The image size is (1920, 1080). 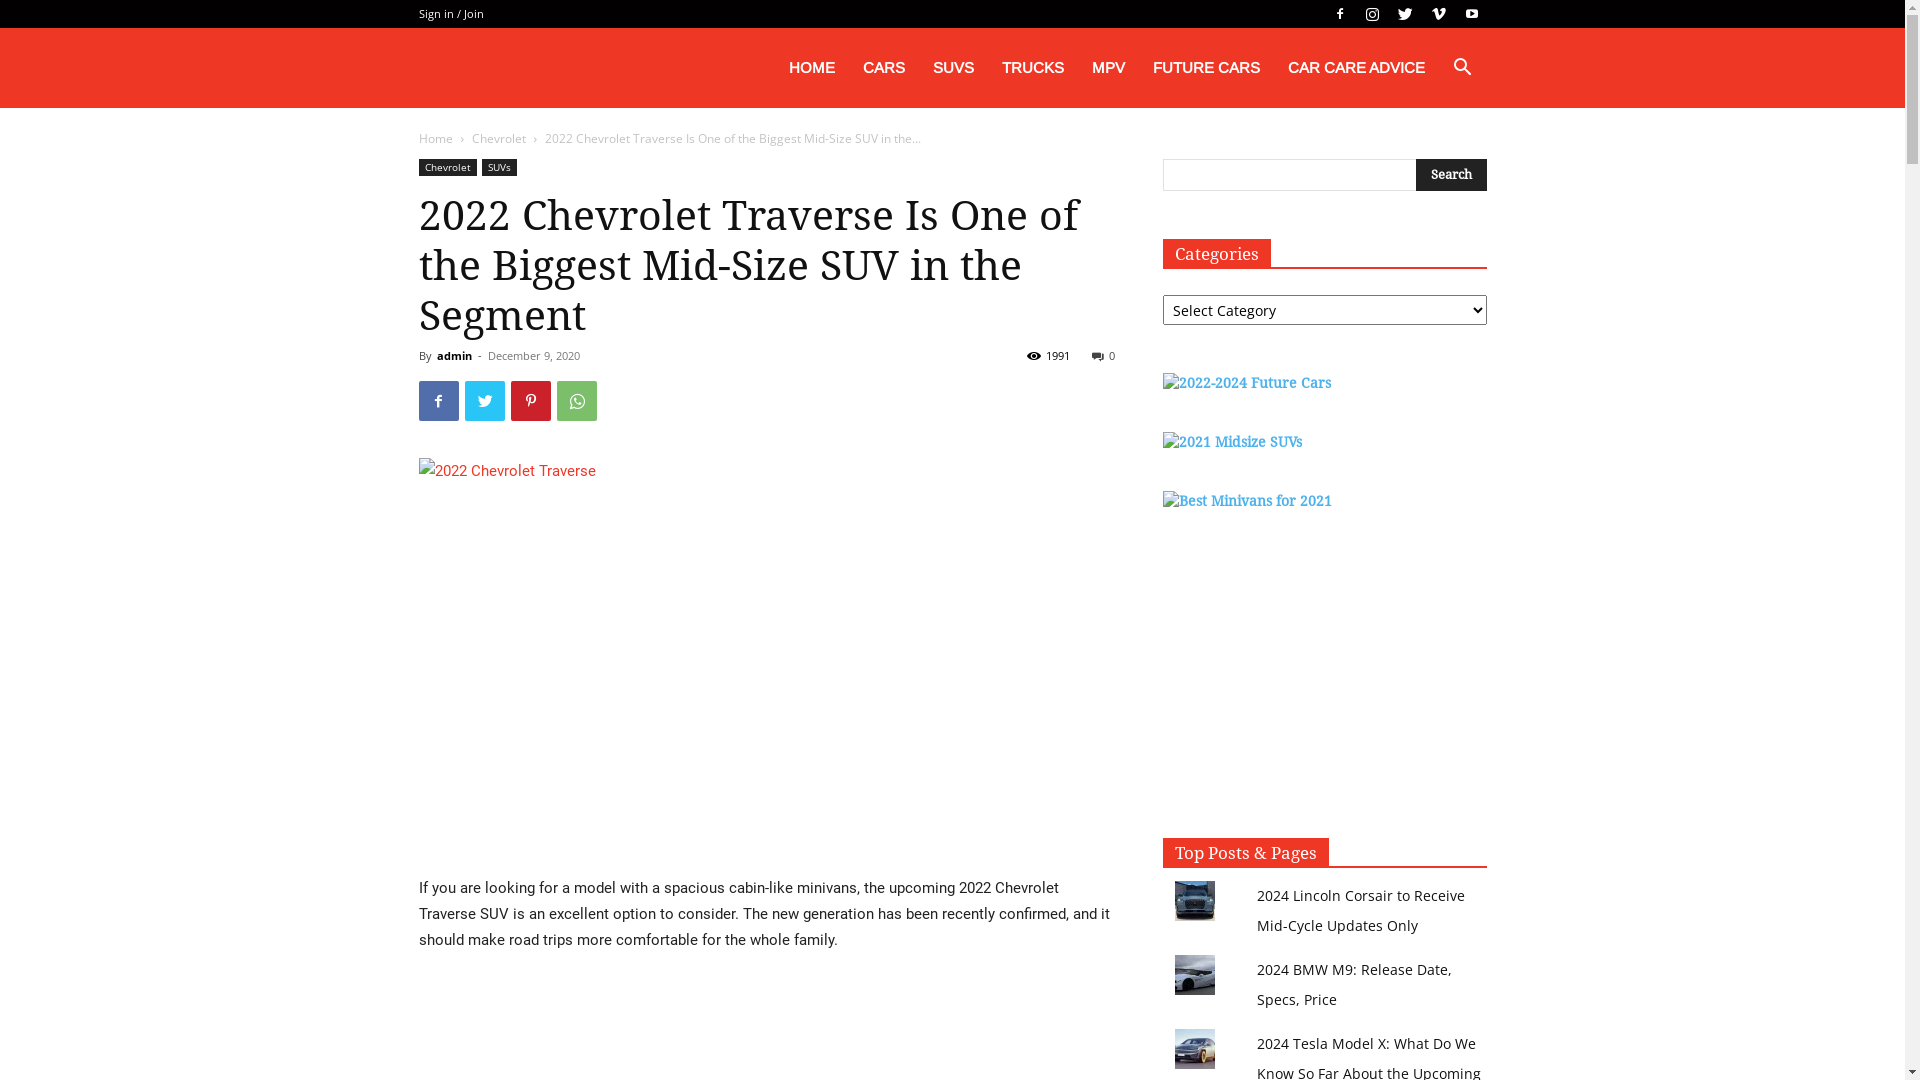 I want to click on 'CAR CARE ADVICE', so click(x=1356, y=67).